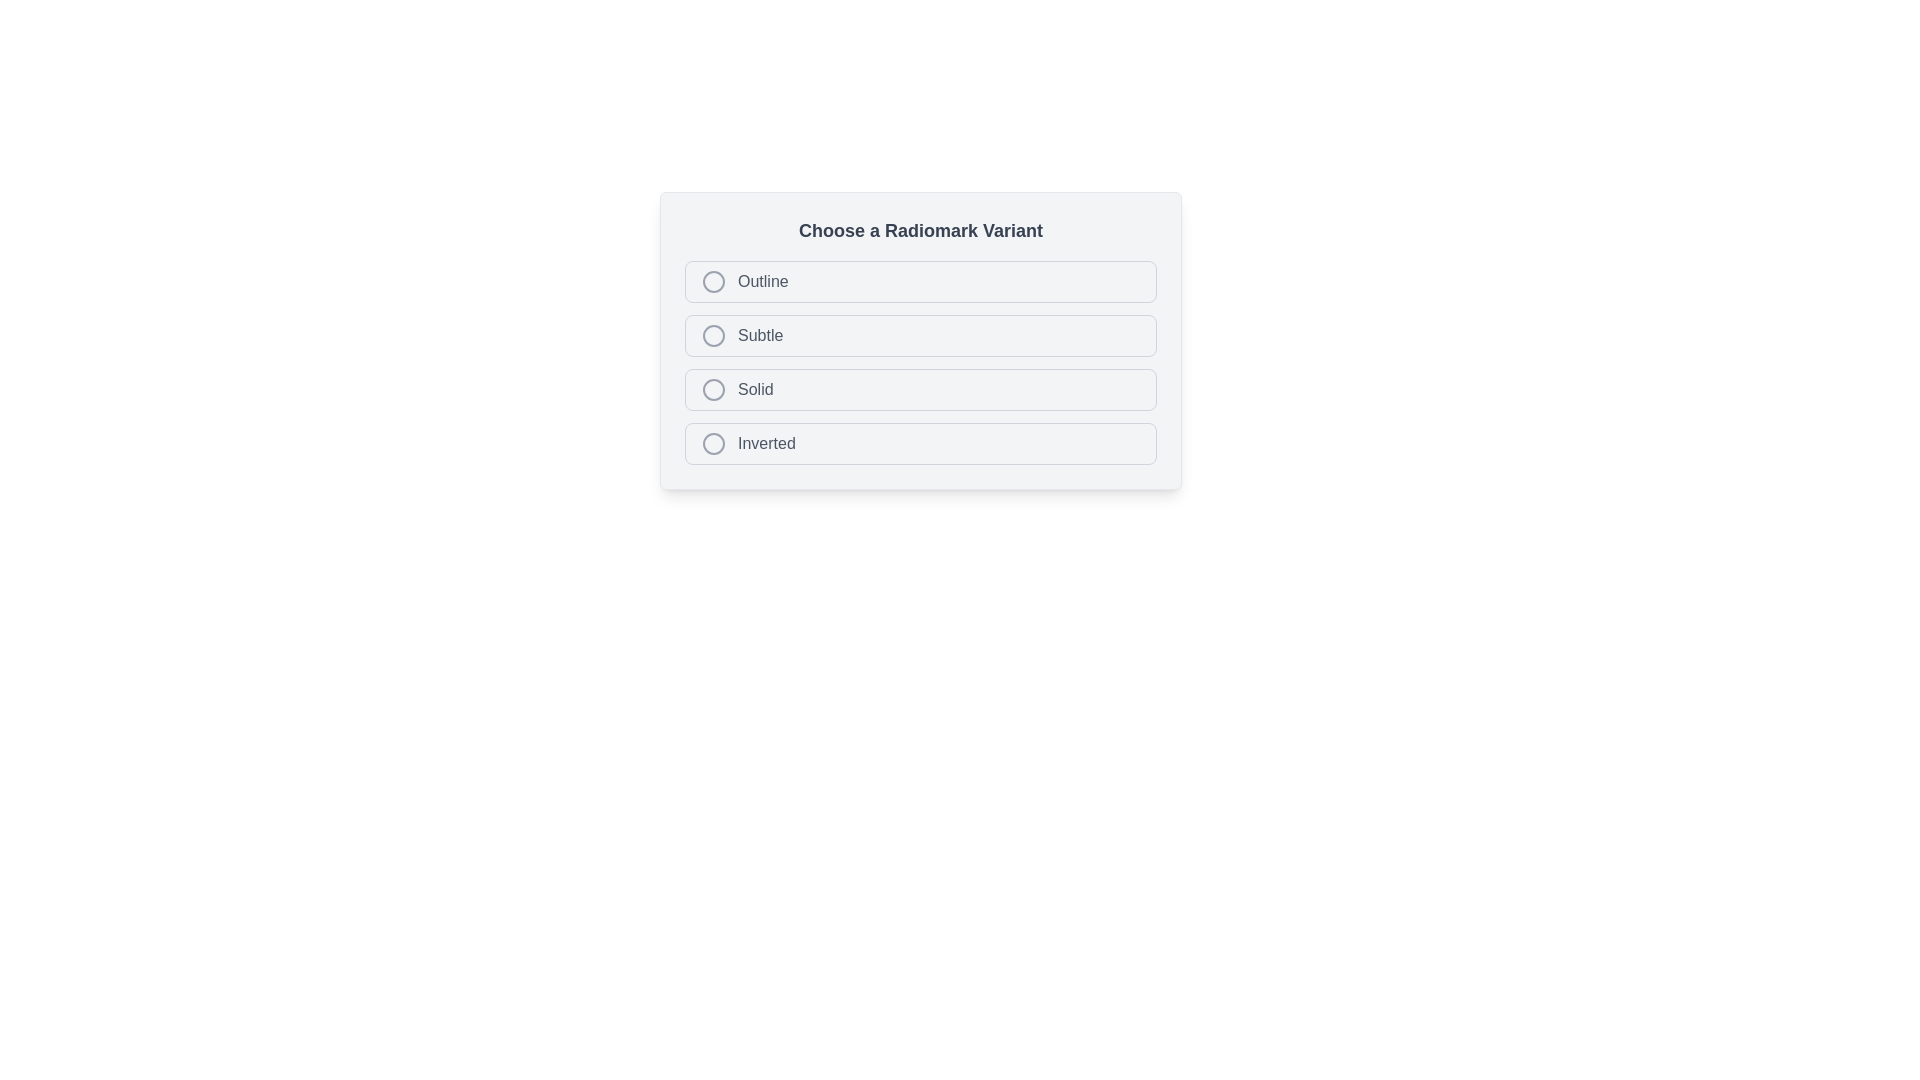  I want to click on first selectable button labeled 'Outline' which has rounded borders and light gray text, positioned at the top of a vertical list of radio button options, so click(920, 281).